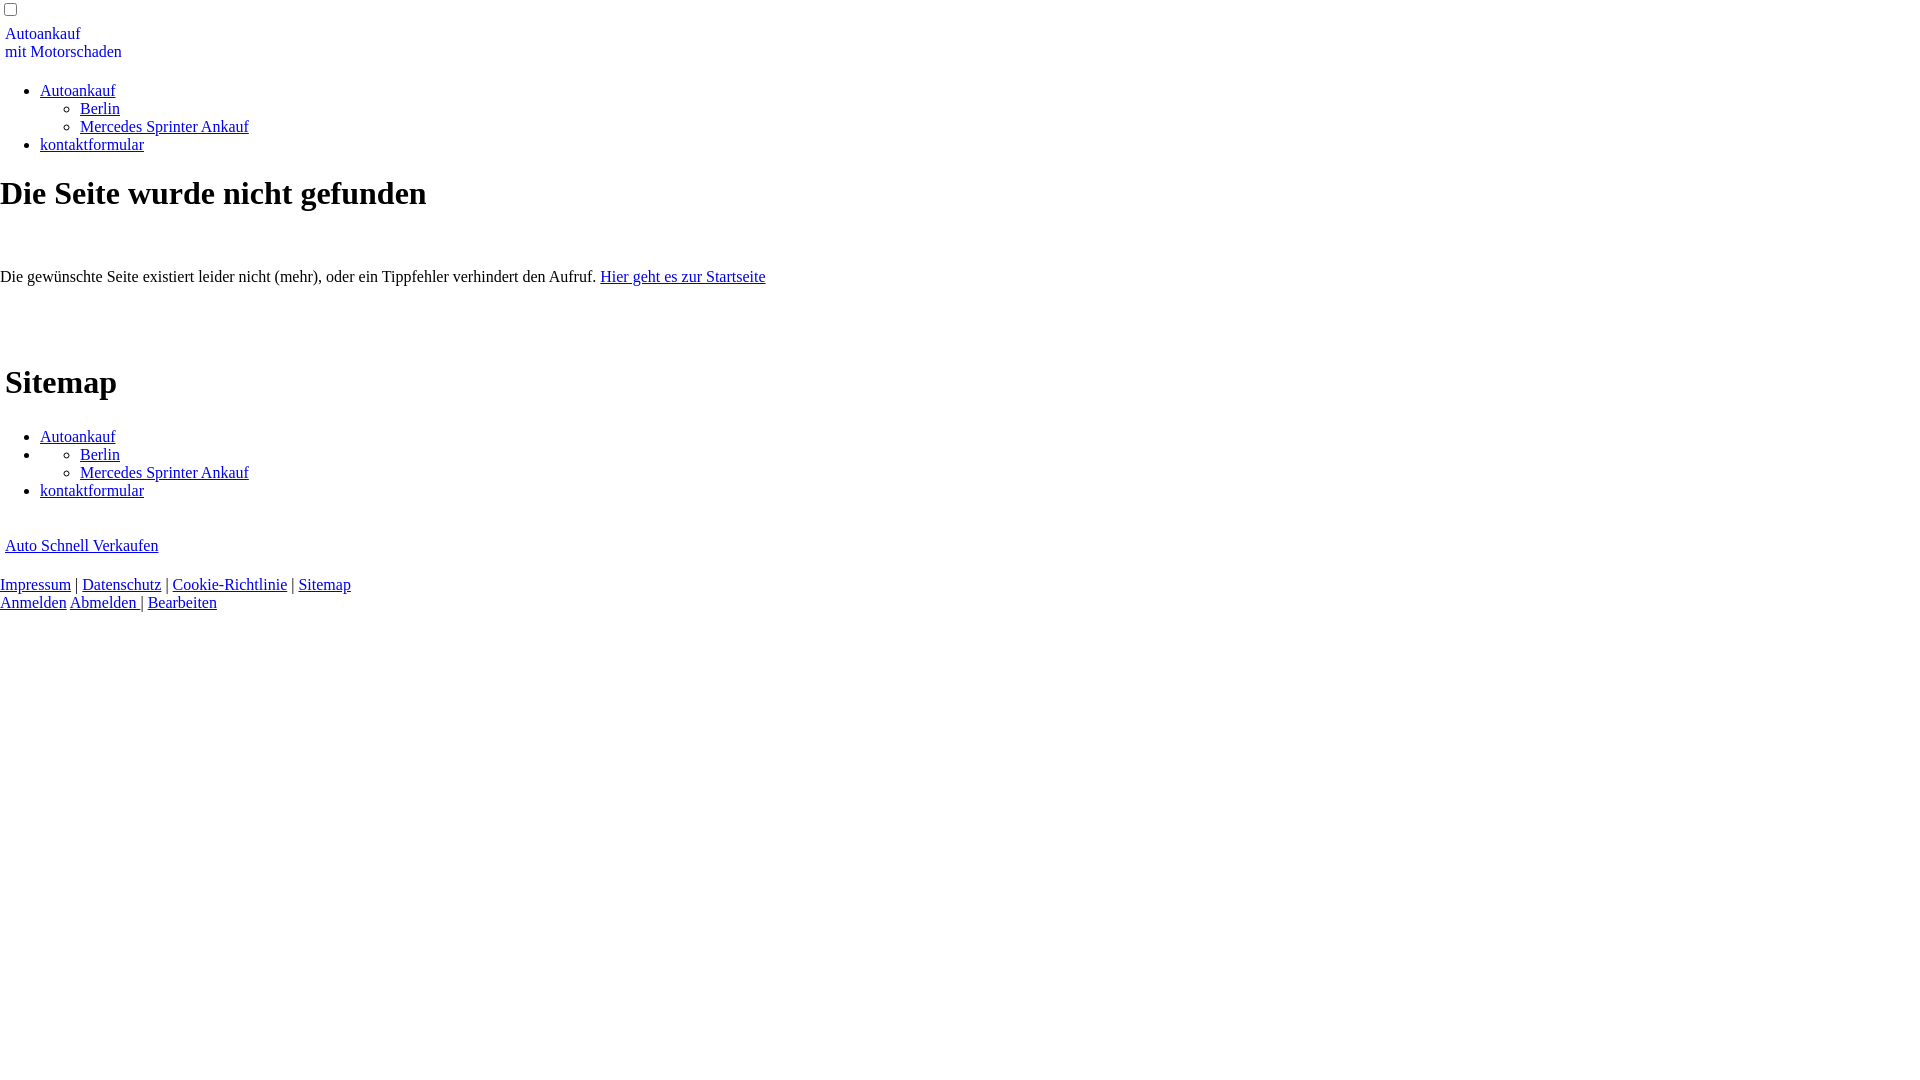 This screenshot has width=1920, height=1080. I want to click on 'Abmelden', so click(104, 601).